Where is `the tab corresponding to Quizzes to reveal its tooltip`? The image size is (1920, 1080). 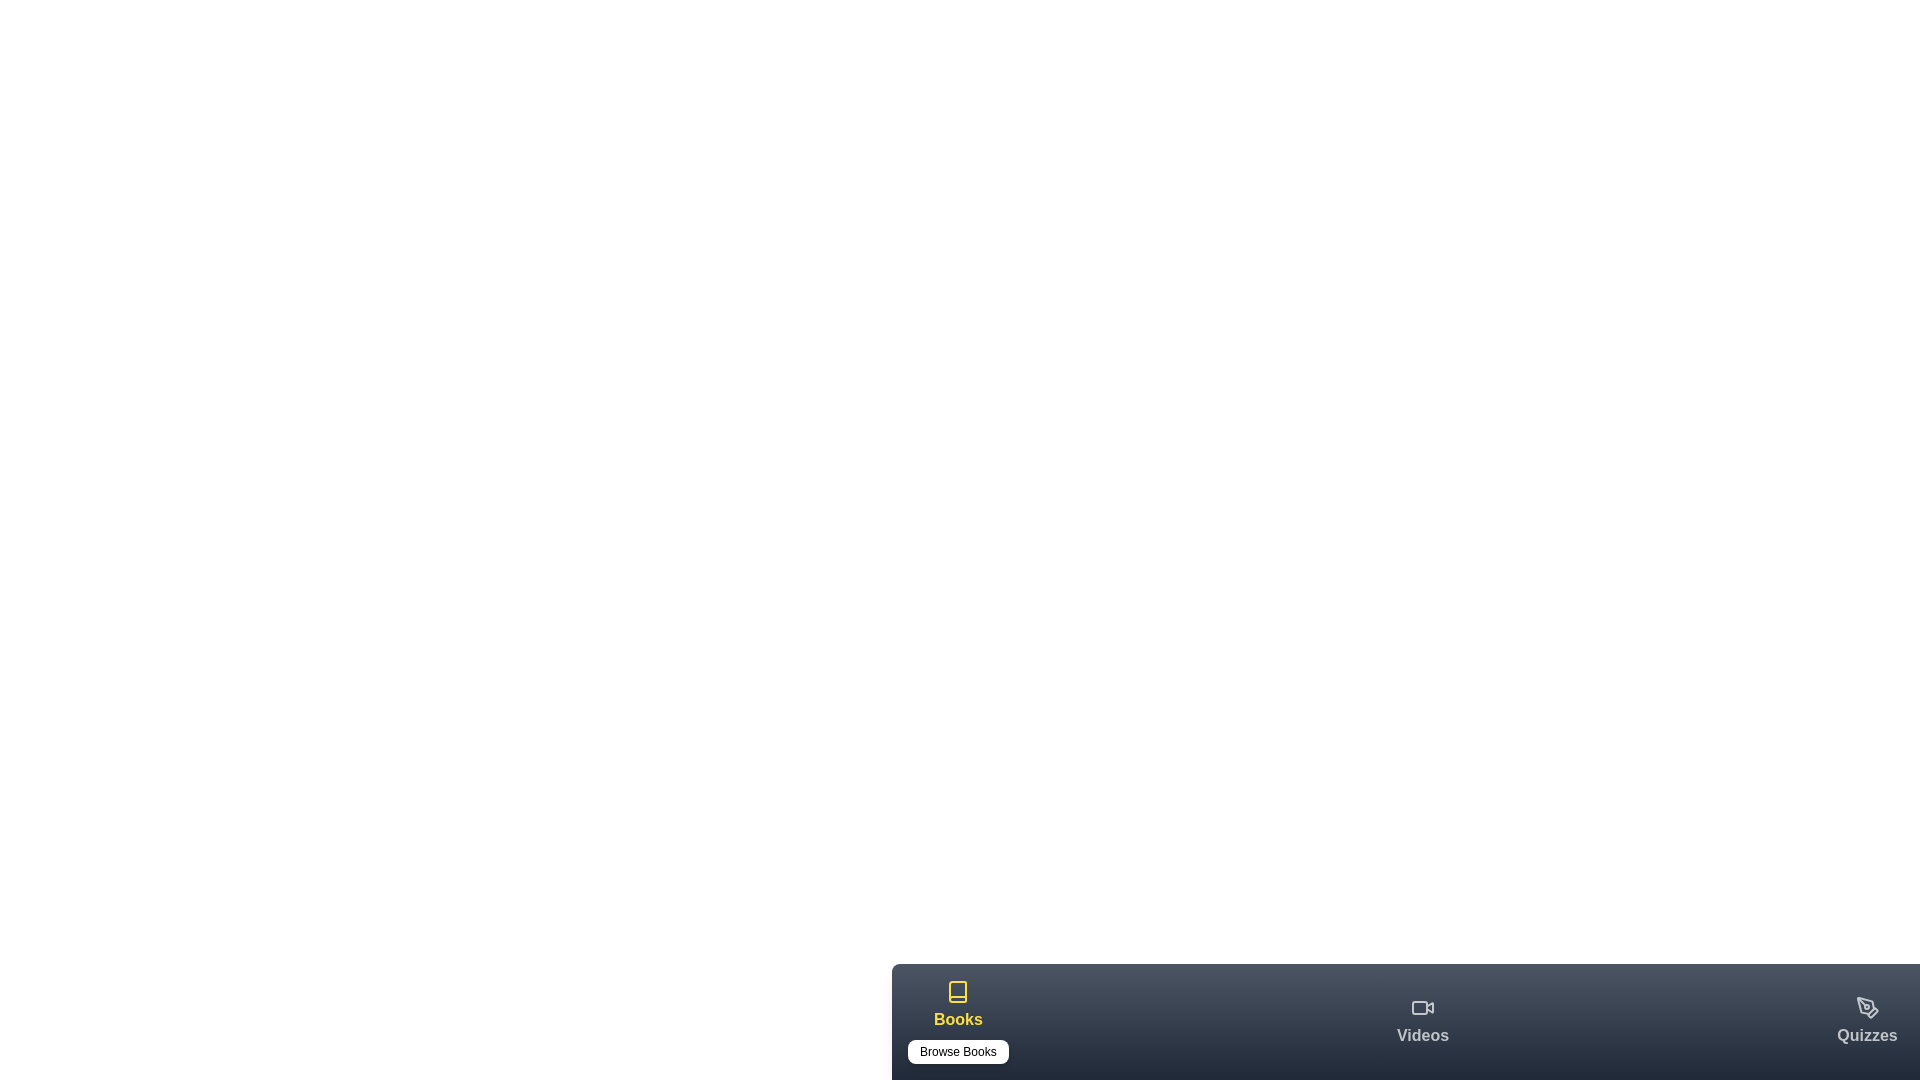 the tab corresponding to Quizzes to reveal its tooltip is located at coordinates (1866, 1022).